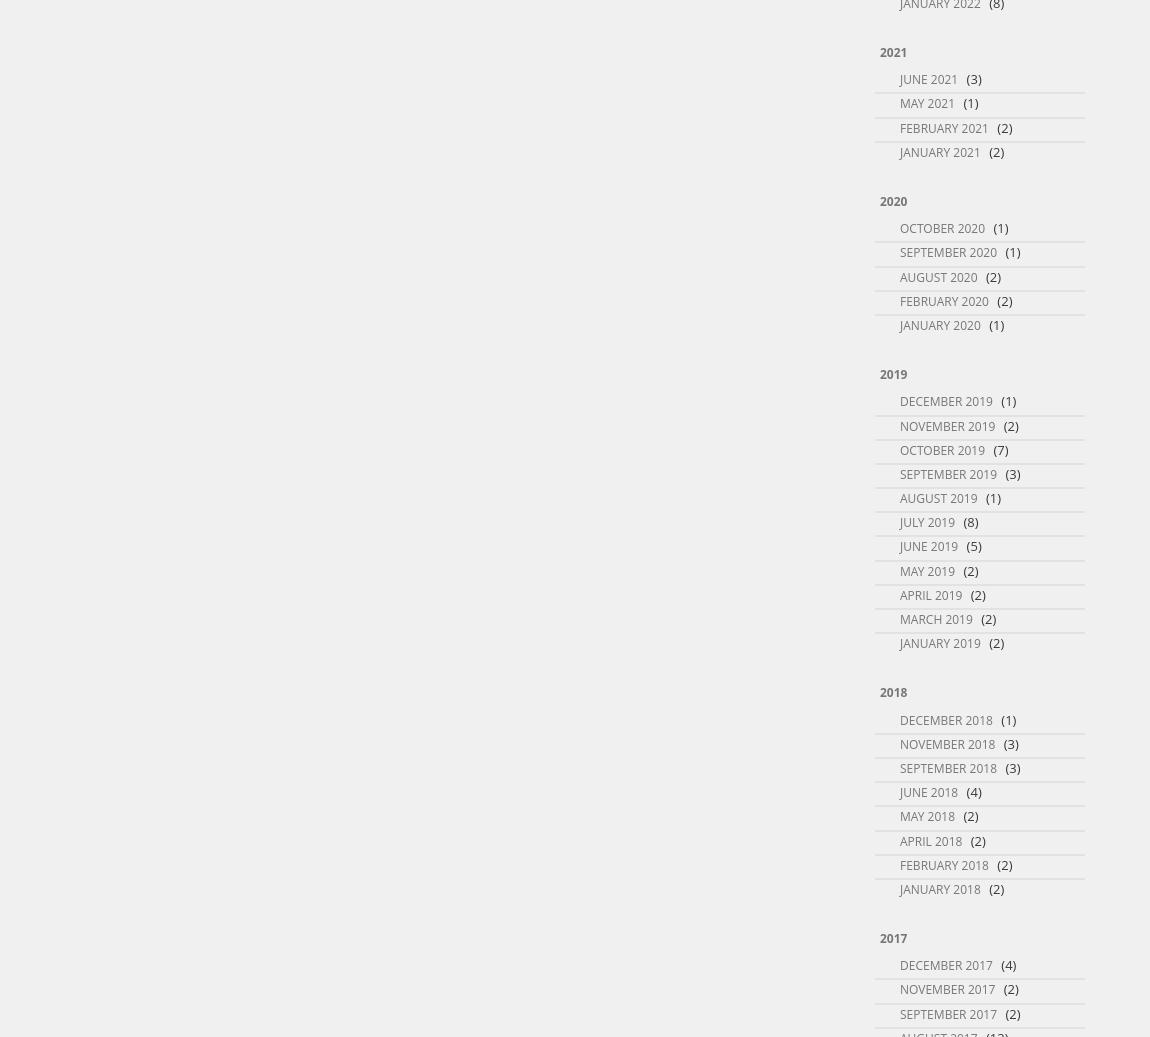 The width and height of the screenshot is (1150, 1037). Describe the element at coordinates (879, 692) in the screenshot. I see `'2018'` at that location.